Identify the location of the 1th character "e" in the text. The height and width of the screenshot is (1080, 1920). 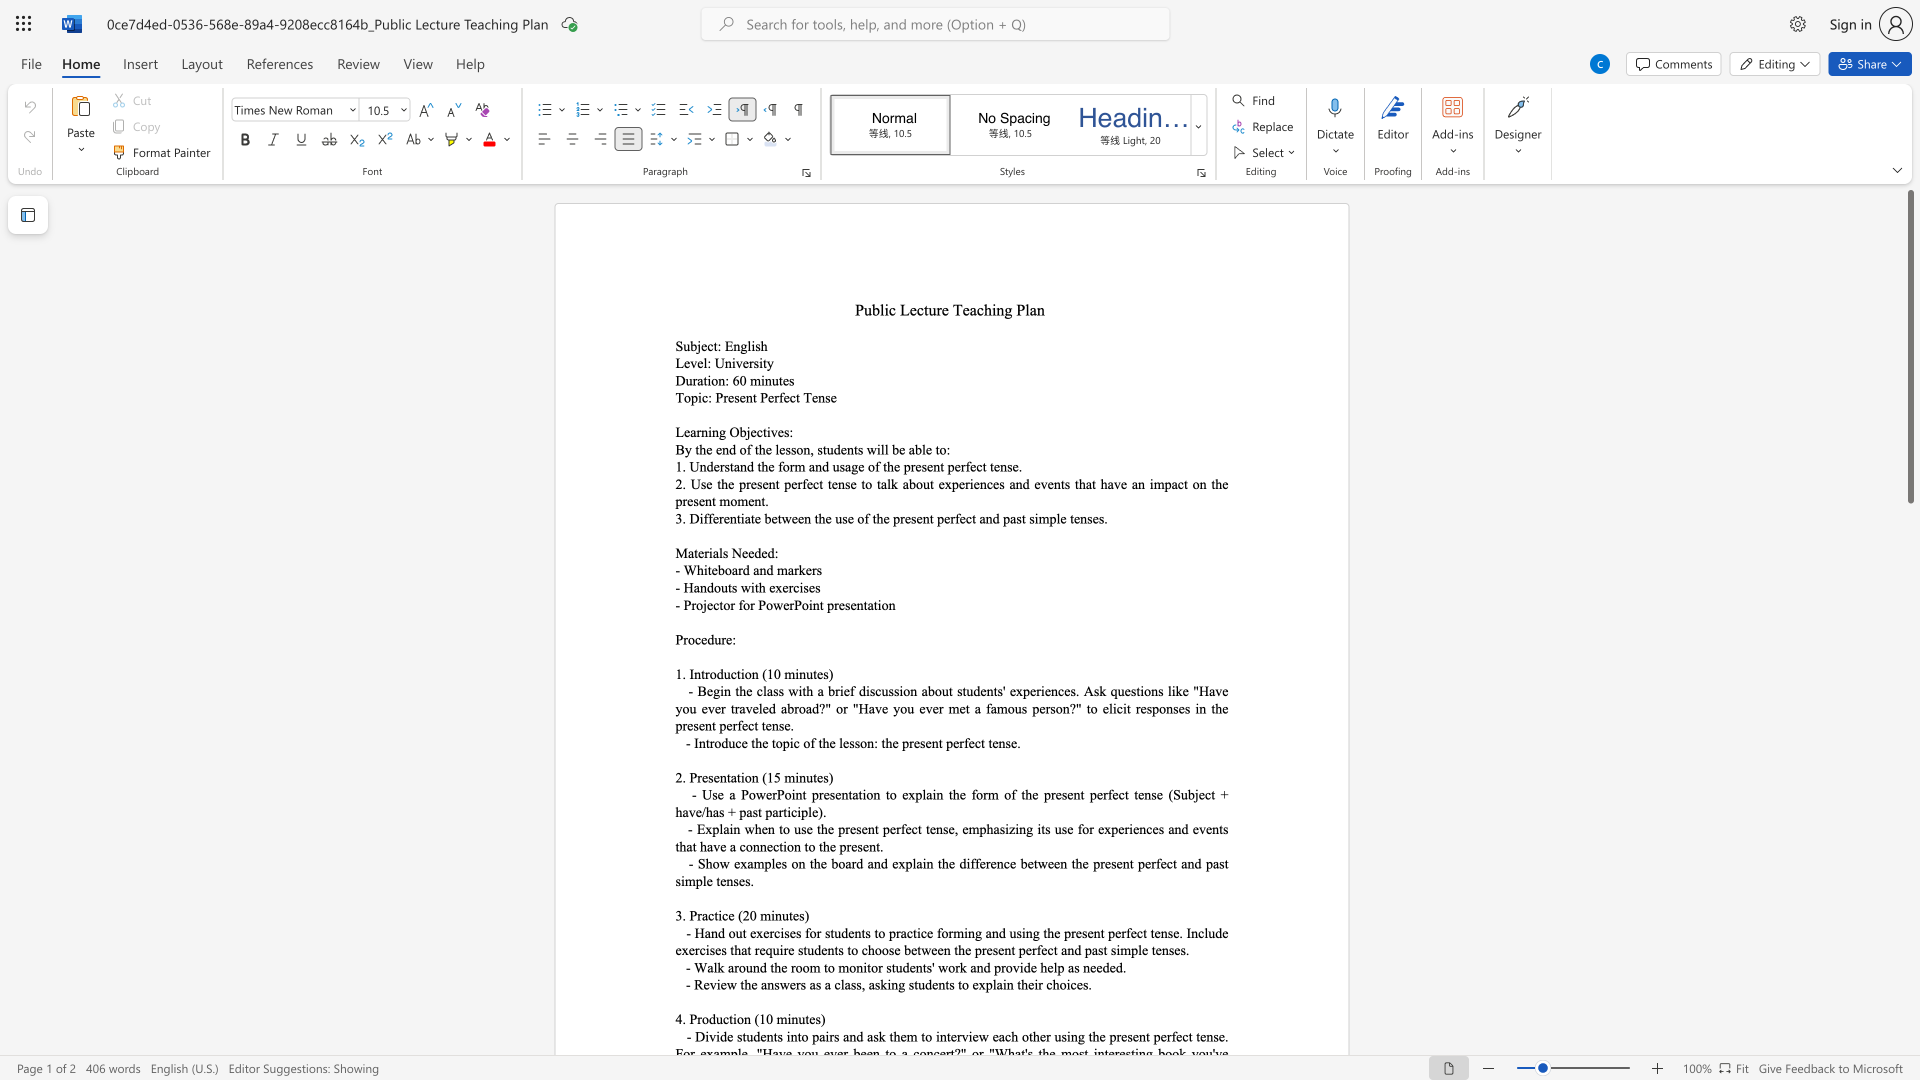
(710, 604).